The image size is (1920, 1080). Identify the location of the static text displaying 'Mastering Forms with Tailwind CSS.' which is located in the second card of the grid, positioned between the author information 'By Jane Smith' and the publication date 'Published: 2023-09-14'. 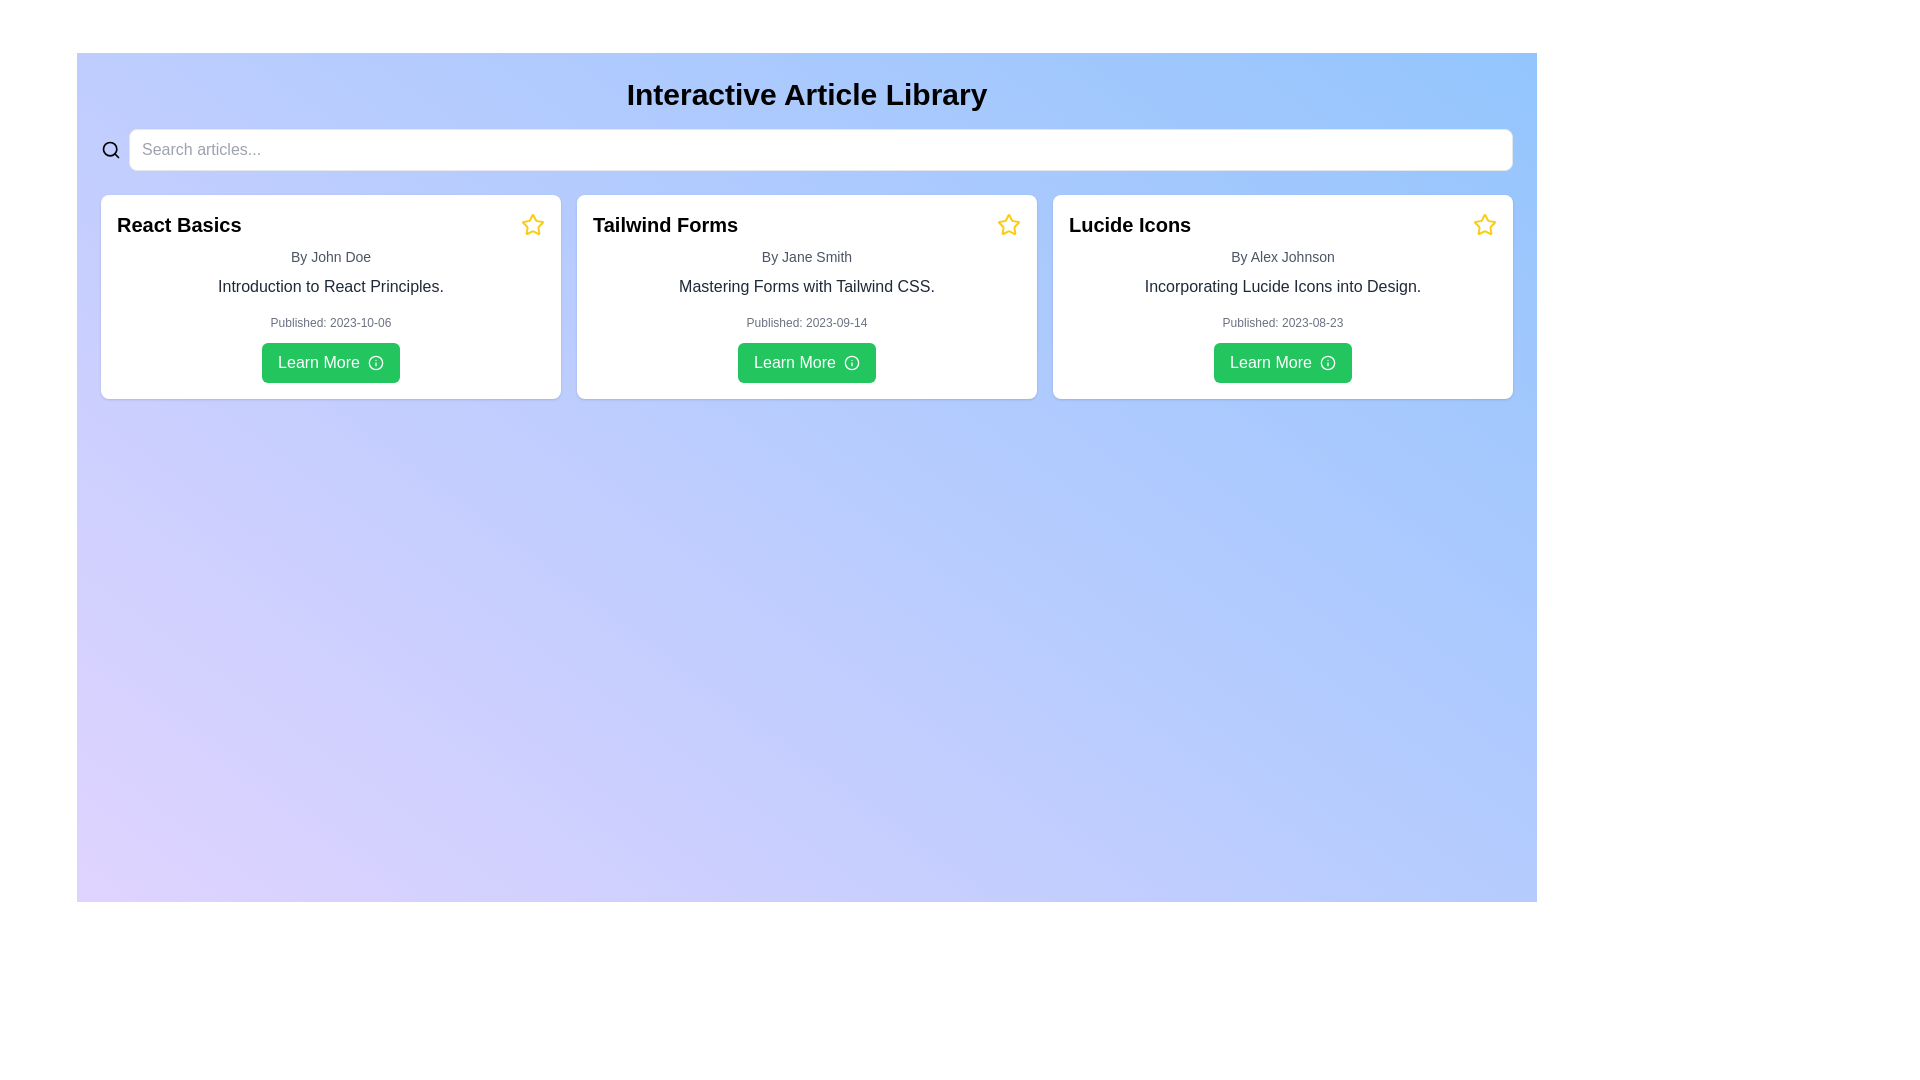
(806, 286).